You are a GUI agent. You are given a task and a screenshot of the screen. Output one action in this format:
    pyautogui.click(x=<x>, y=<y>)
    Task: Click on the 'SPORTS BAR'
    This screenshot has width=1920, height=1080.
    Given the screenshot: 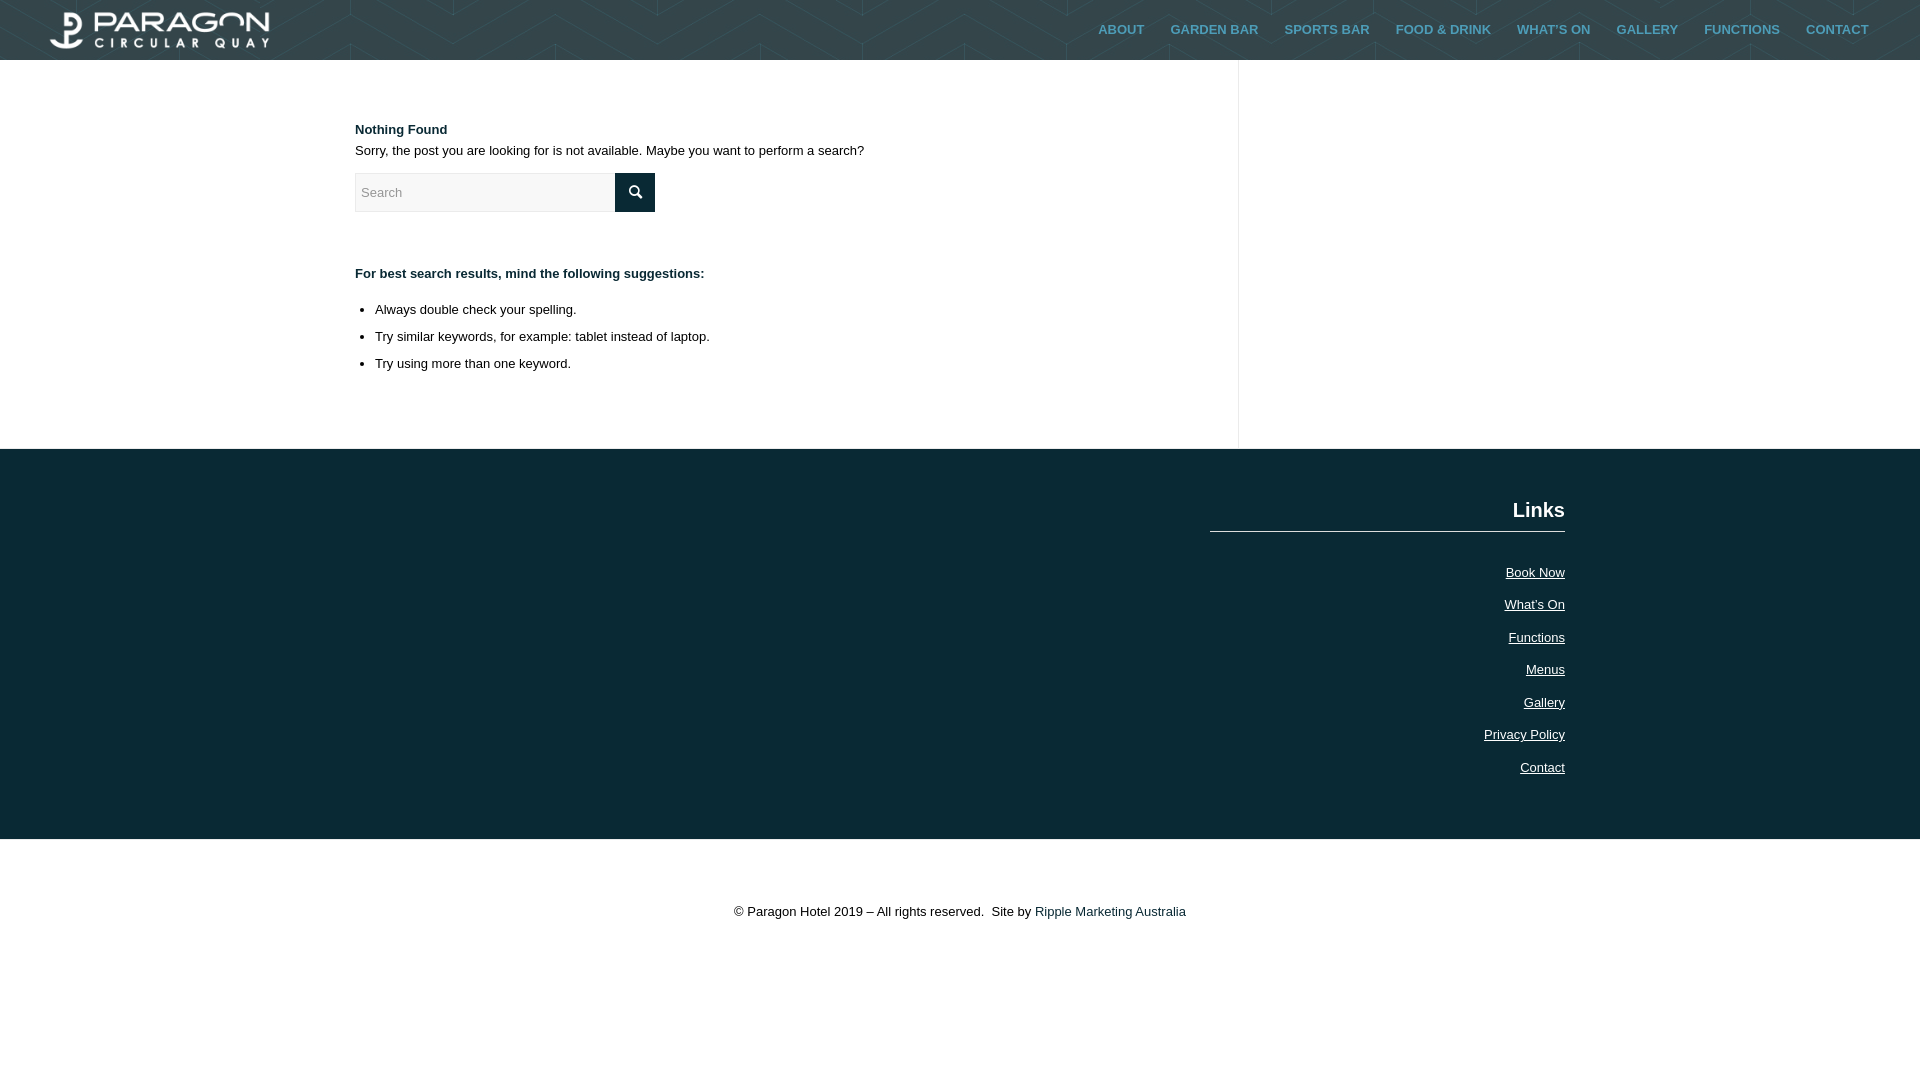 What is the action you would take?
    pyautogui.click(x=1327, y=30)
    